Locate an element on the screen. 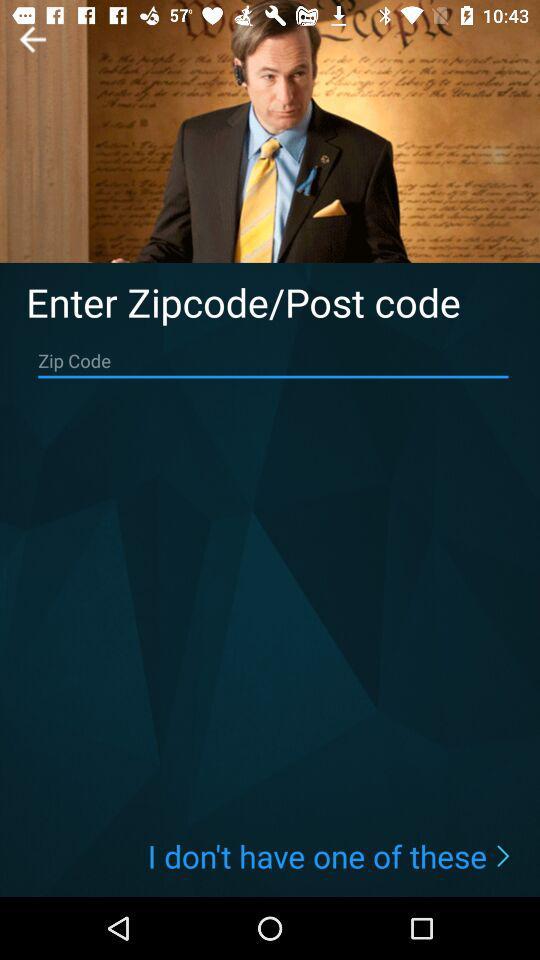 This screenshot has height=960, width=540. fill in with zip code is located at coordinates (272, 360).